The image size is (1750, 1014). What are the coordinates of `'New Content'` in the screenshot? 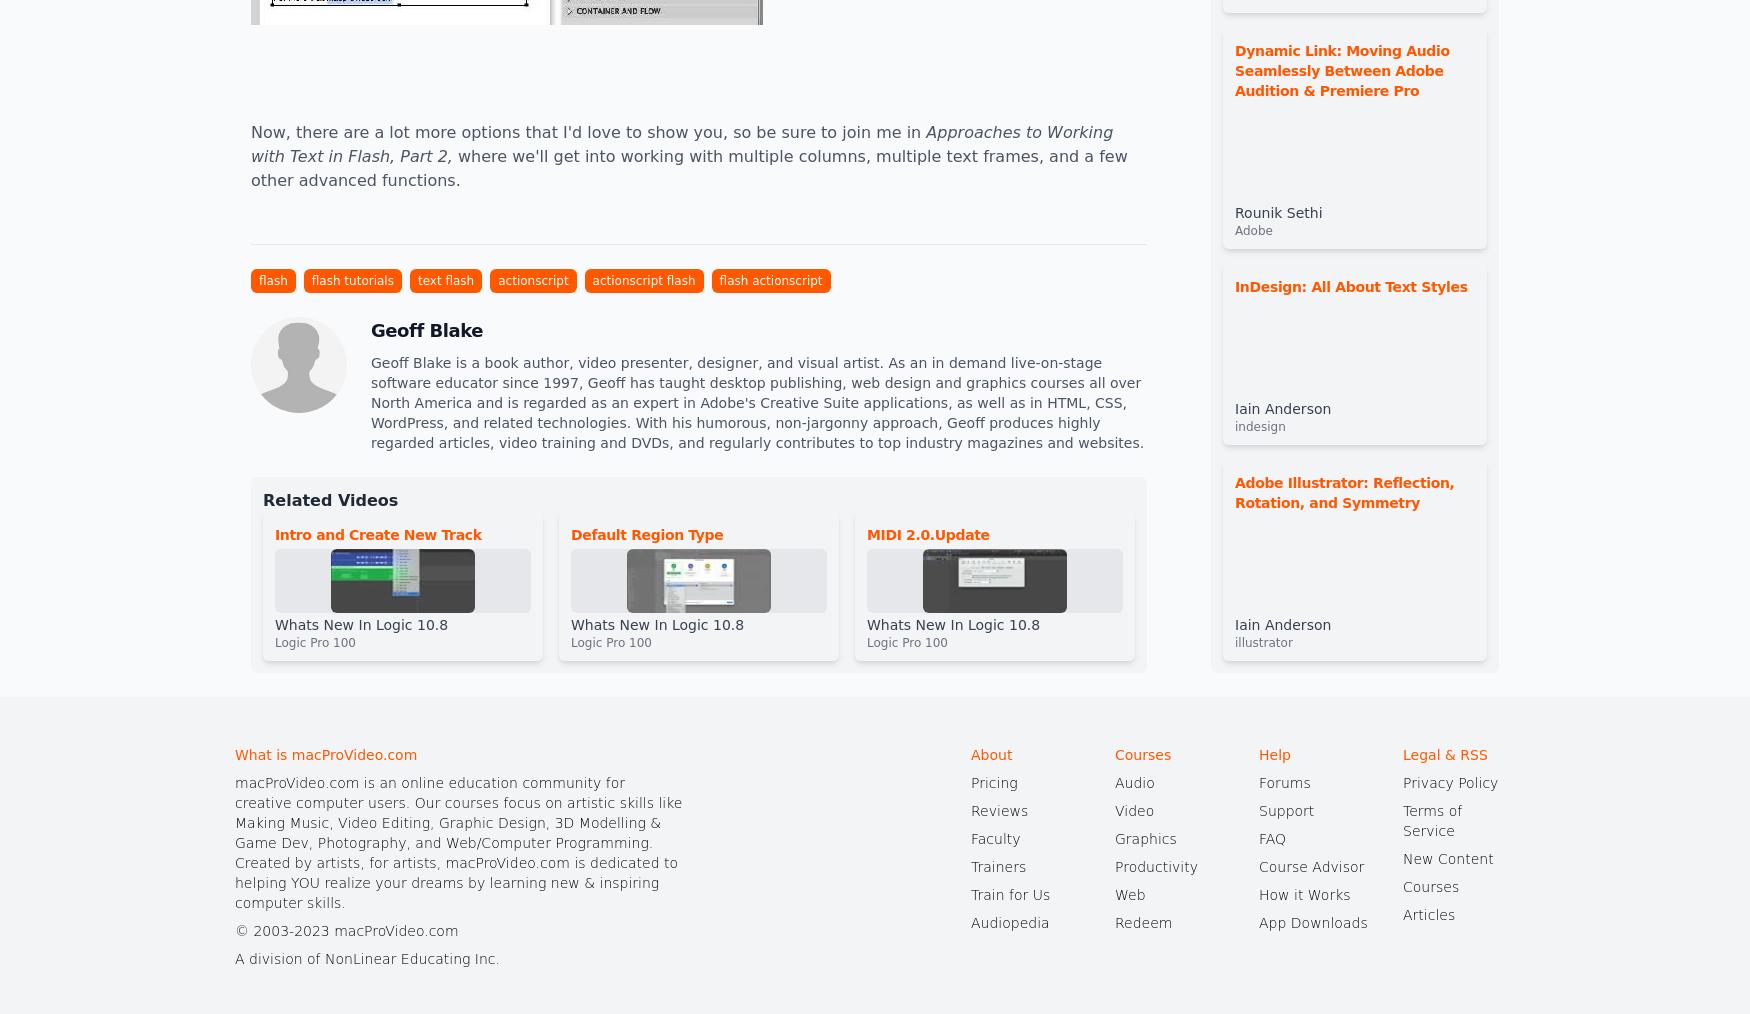 It's located at (1447, 857).